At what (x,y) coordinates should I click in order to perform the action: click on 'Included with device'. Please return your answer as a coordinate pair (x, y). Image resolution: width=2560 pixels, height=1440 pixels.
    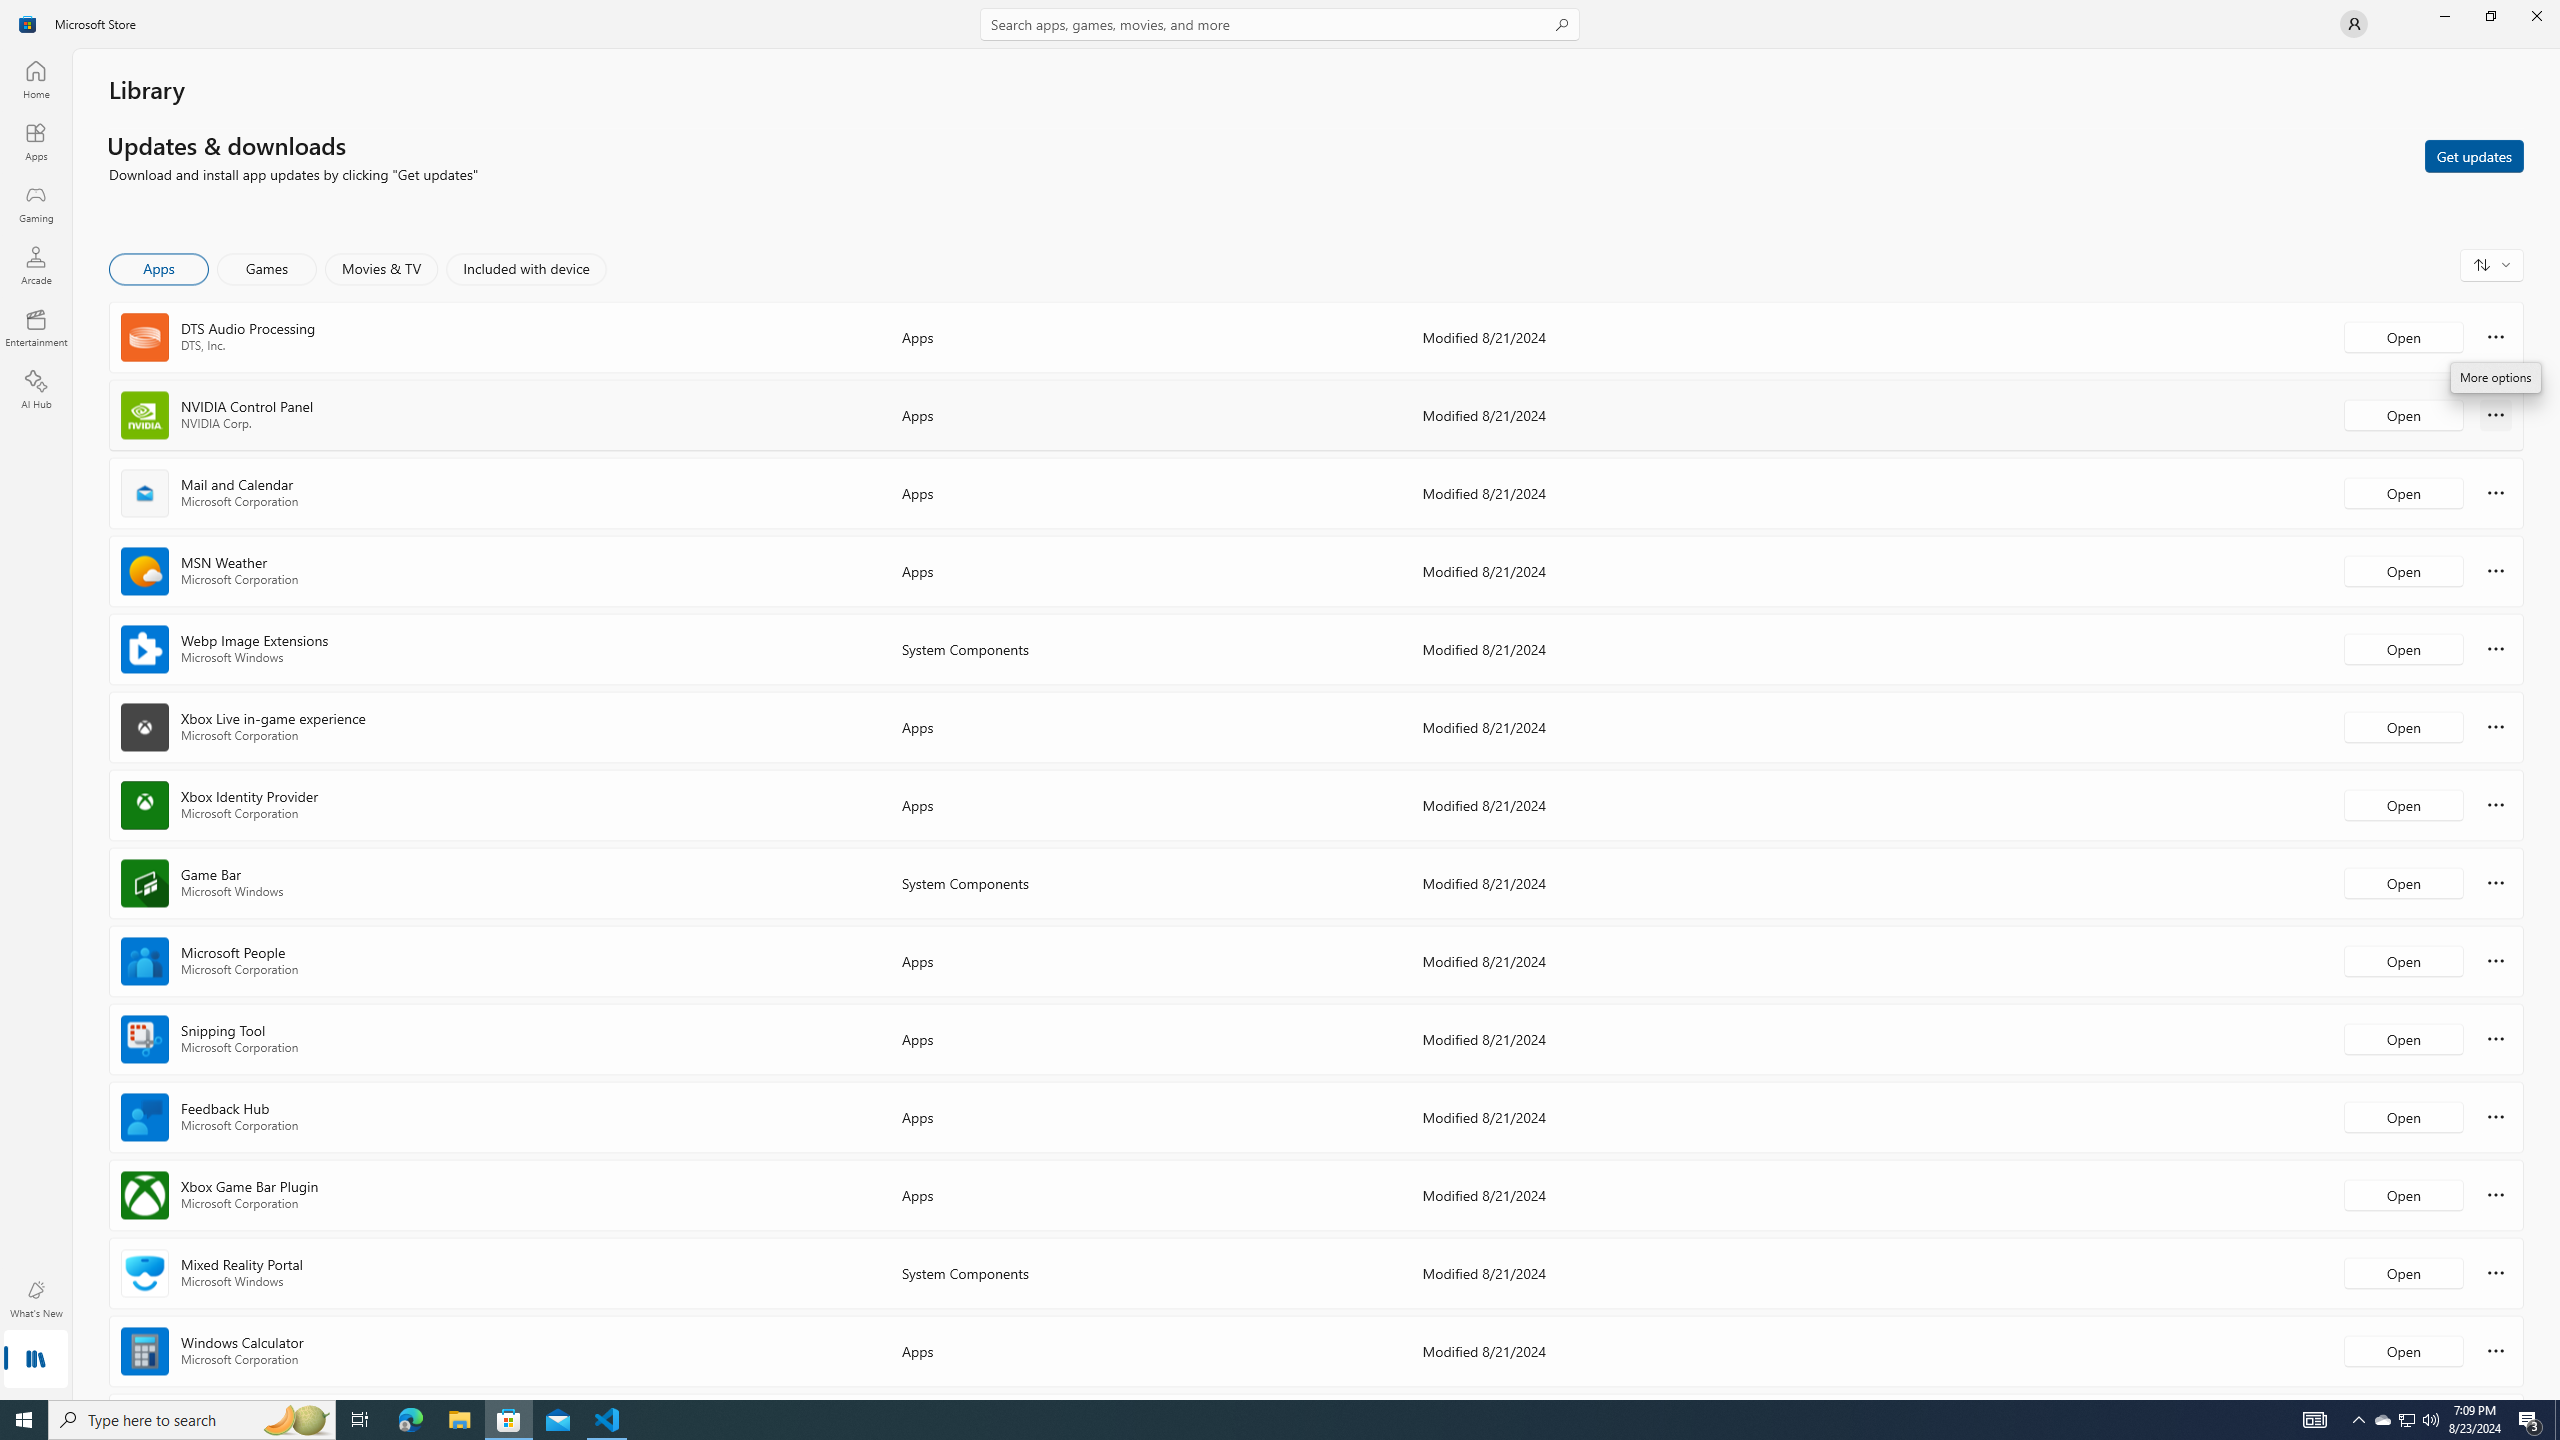
    Looking at the image, I should click on (525, 268).